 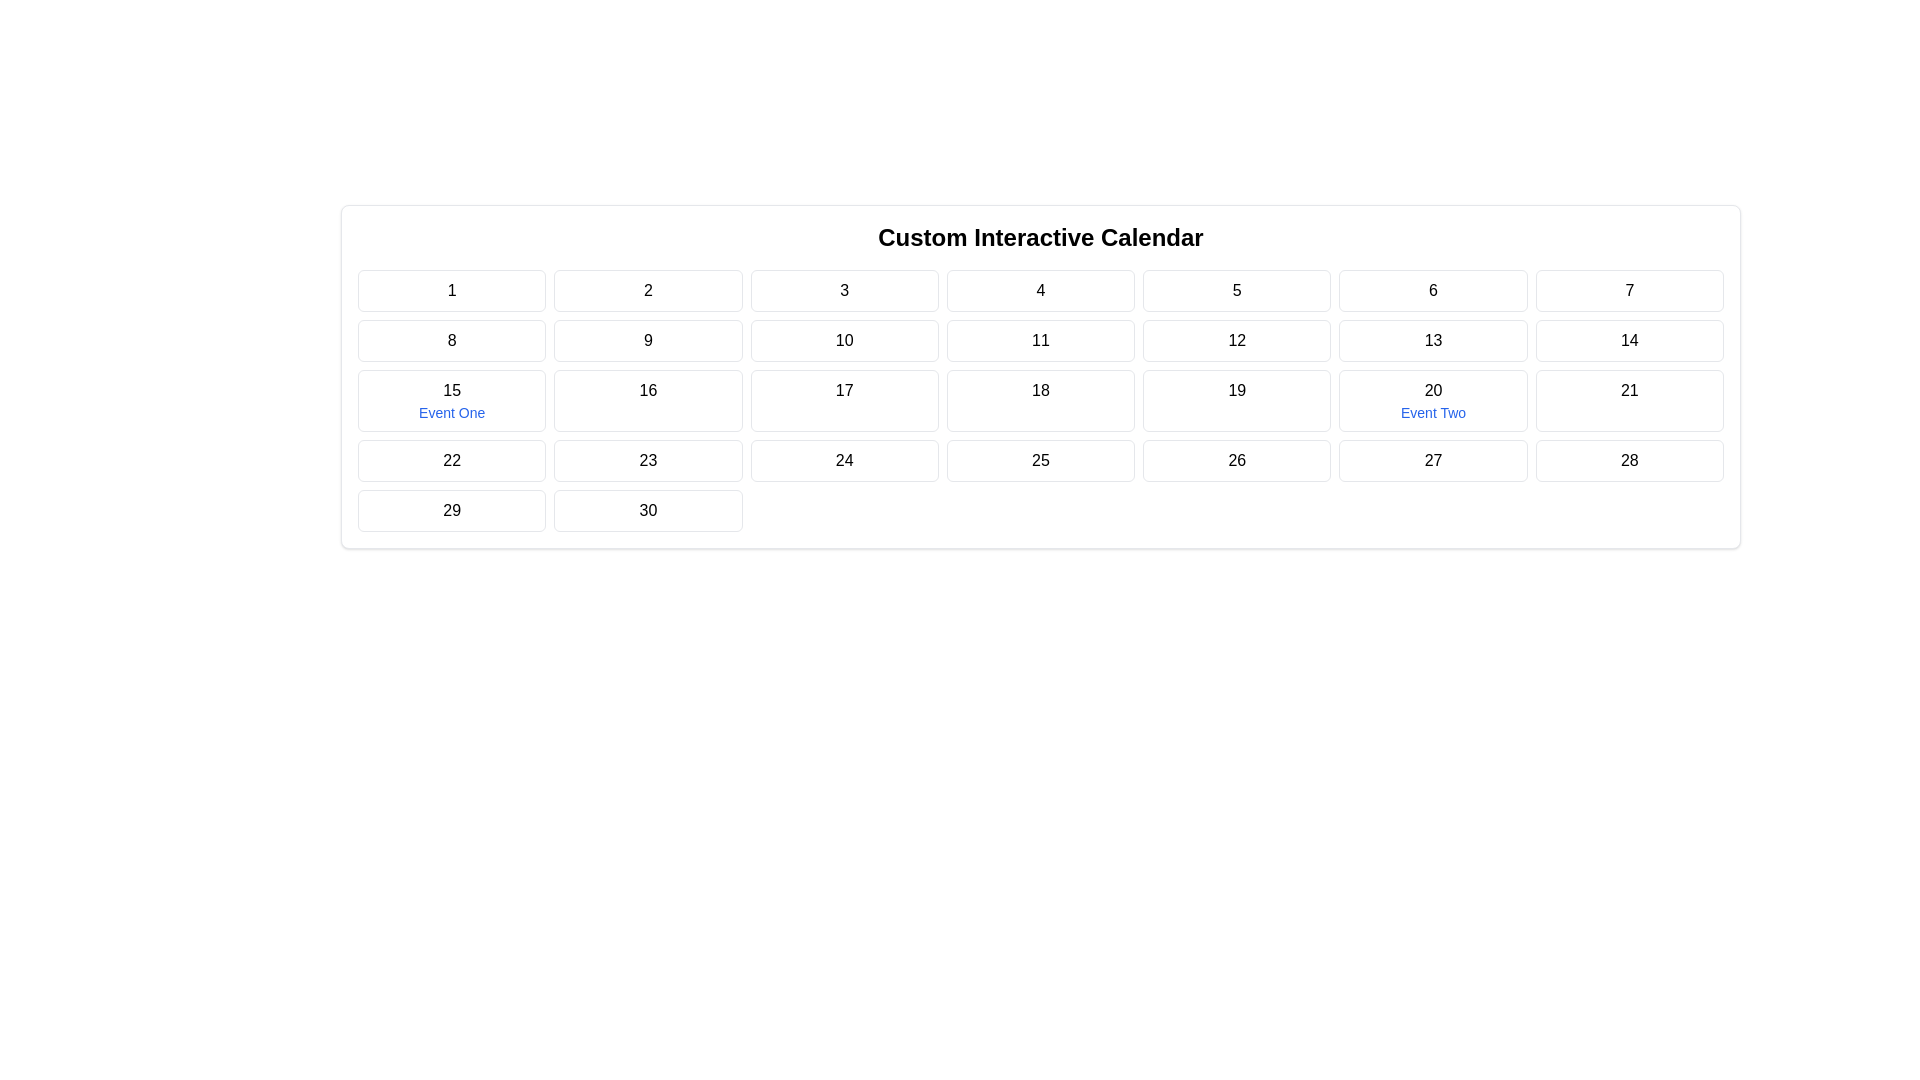 I want to click on the Calendar date button labeled '26', so click(x=1236, y=461).